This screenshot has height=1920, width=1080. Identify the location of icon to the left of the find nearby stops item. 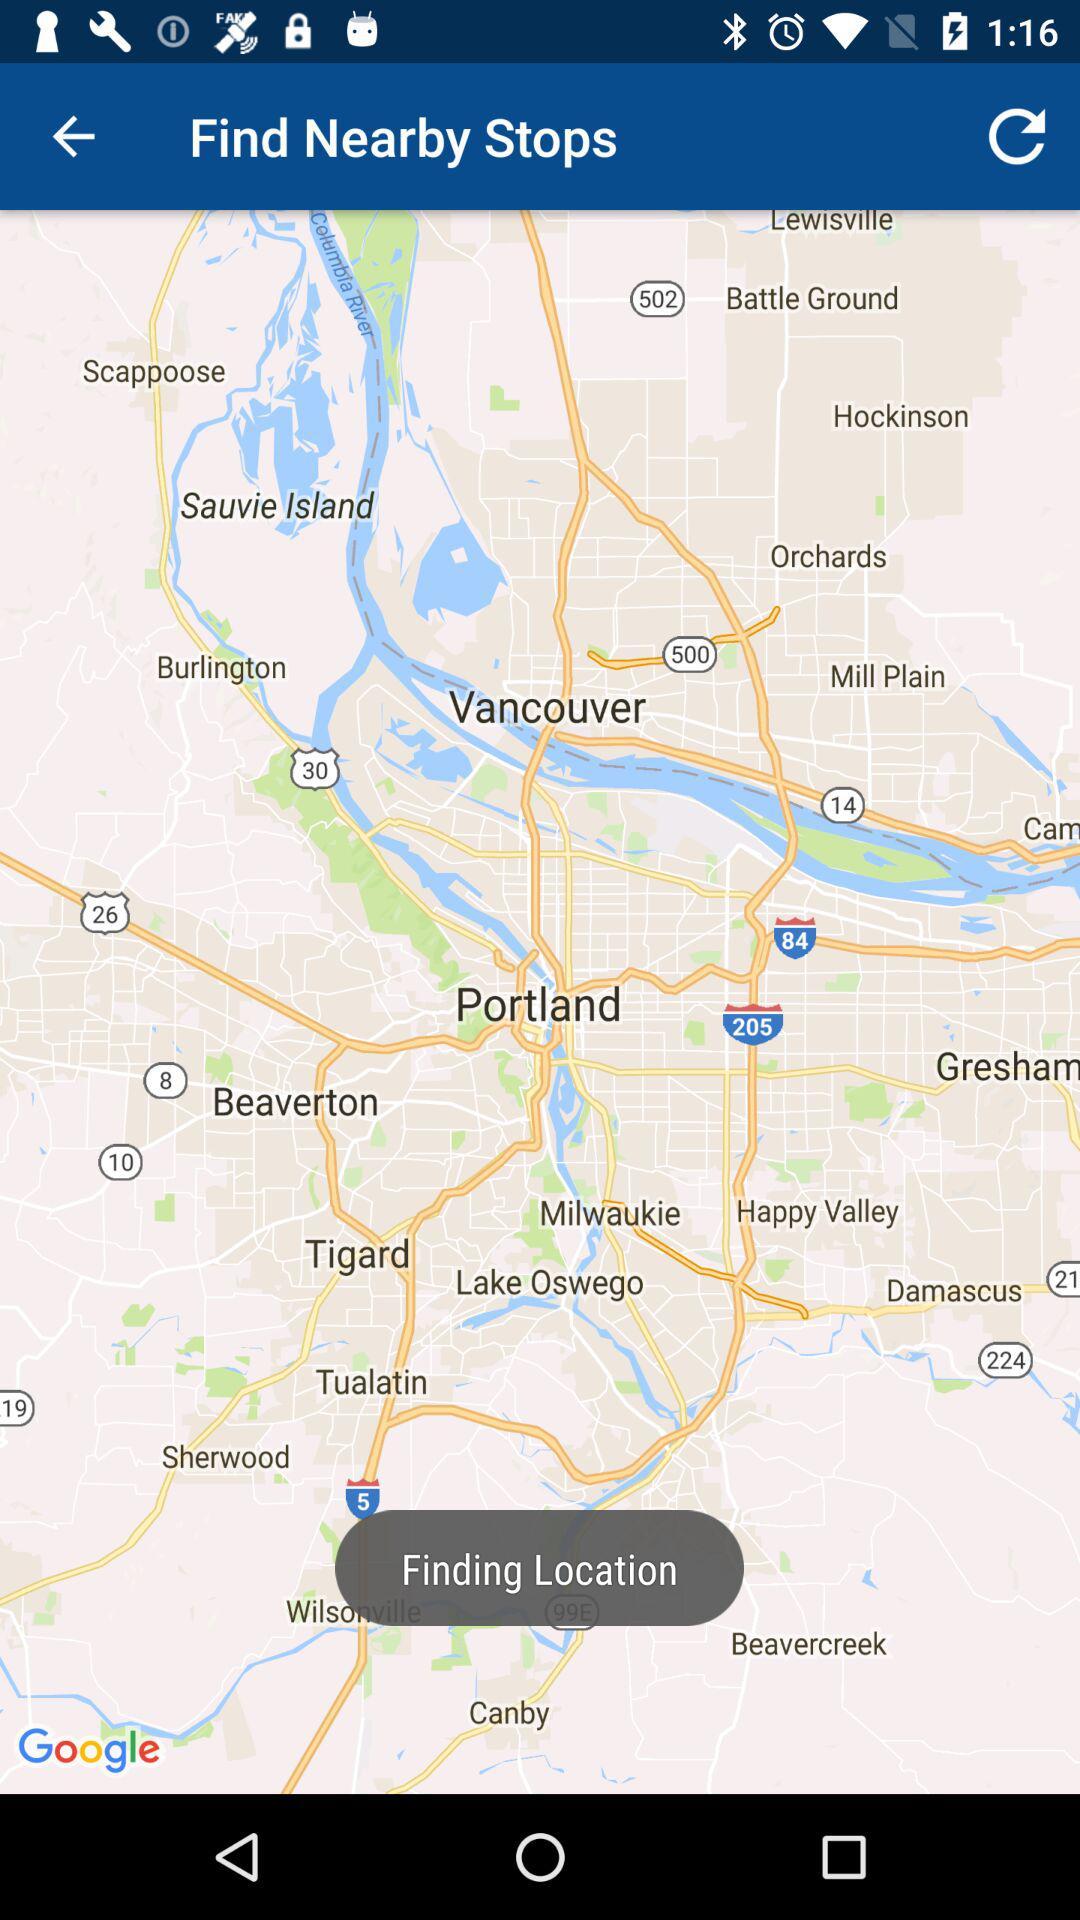
(72, 135).